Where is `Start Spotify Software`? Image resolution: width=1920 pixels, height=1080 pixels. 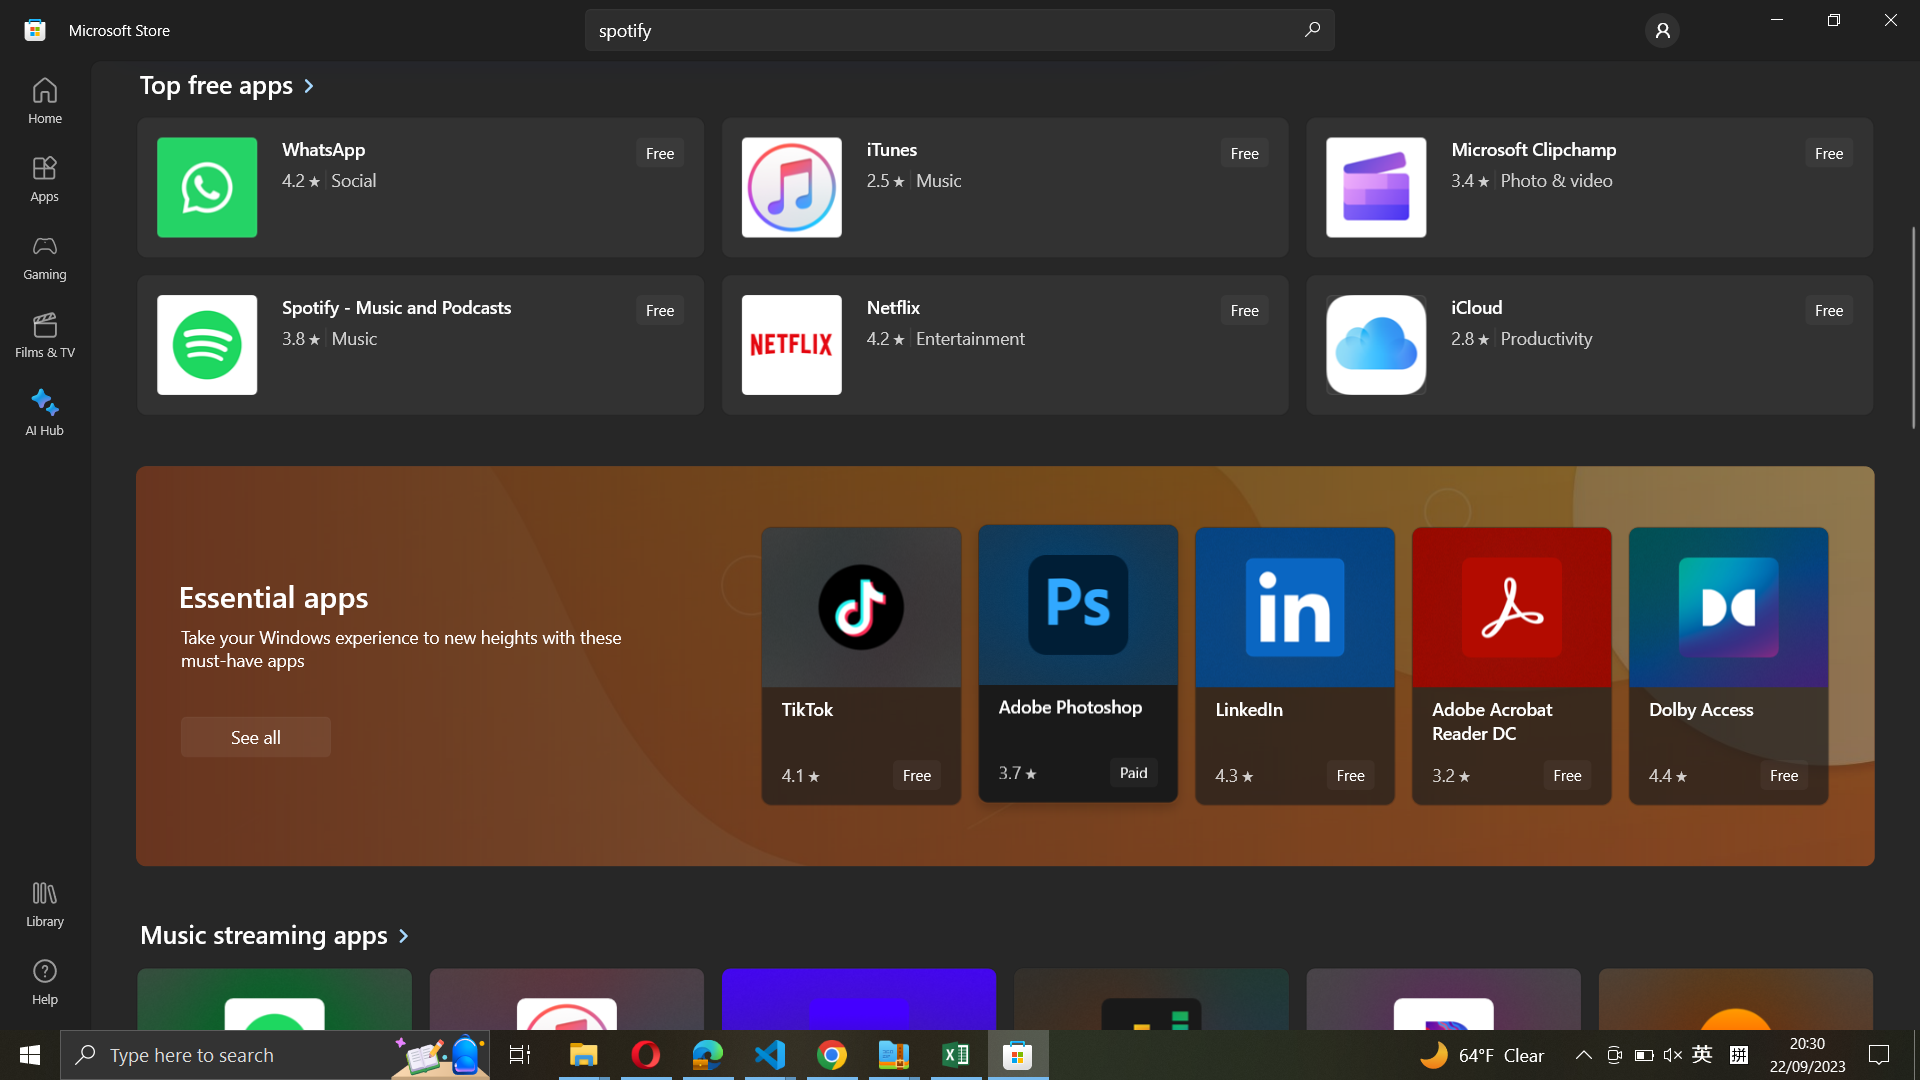
Start Spotify Software is located at coordinates (416, 342).